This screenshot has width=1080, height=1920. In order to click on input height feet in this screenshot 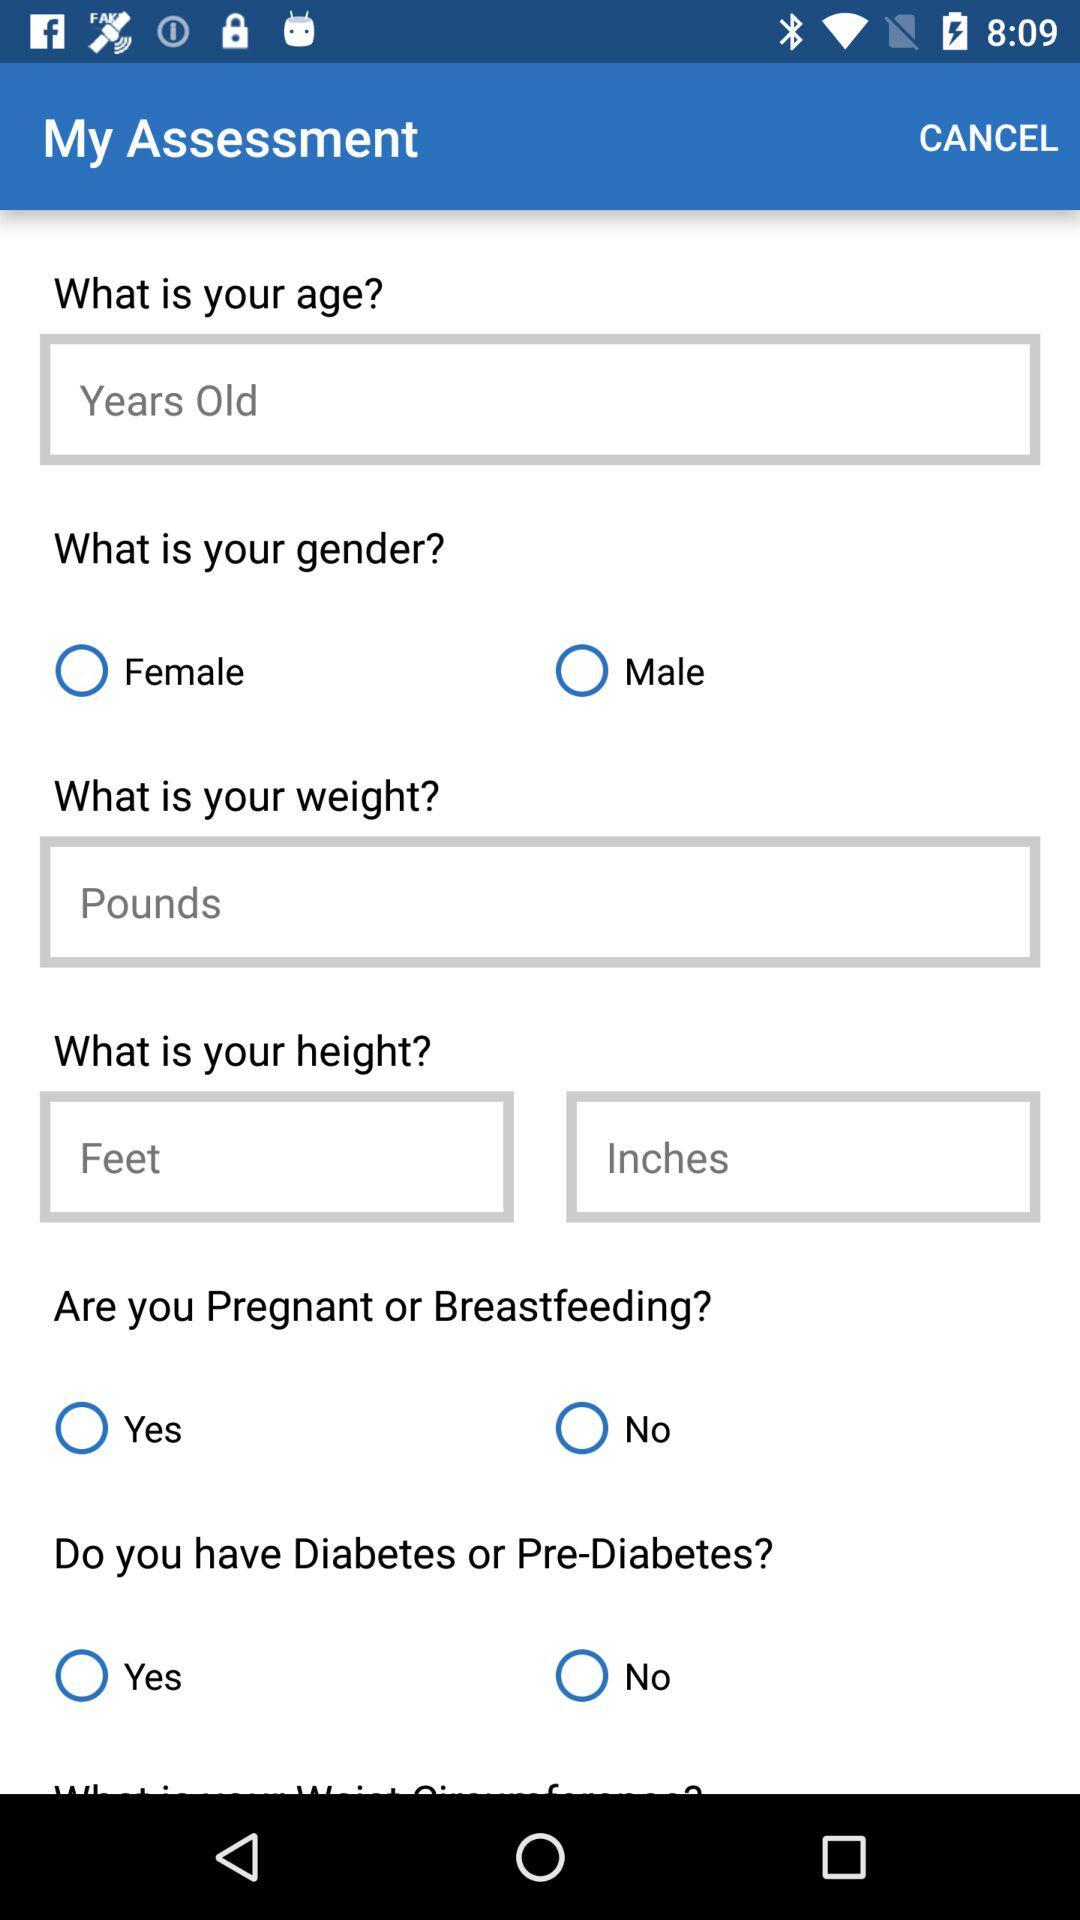, I will do `click(276, 1156)`.